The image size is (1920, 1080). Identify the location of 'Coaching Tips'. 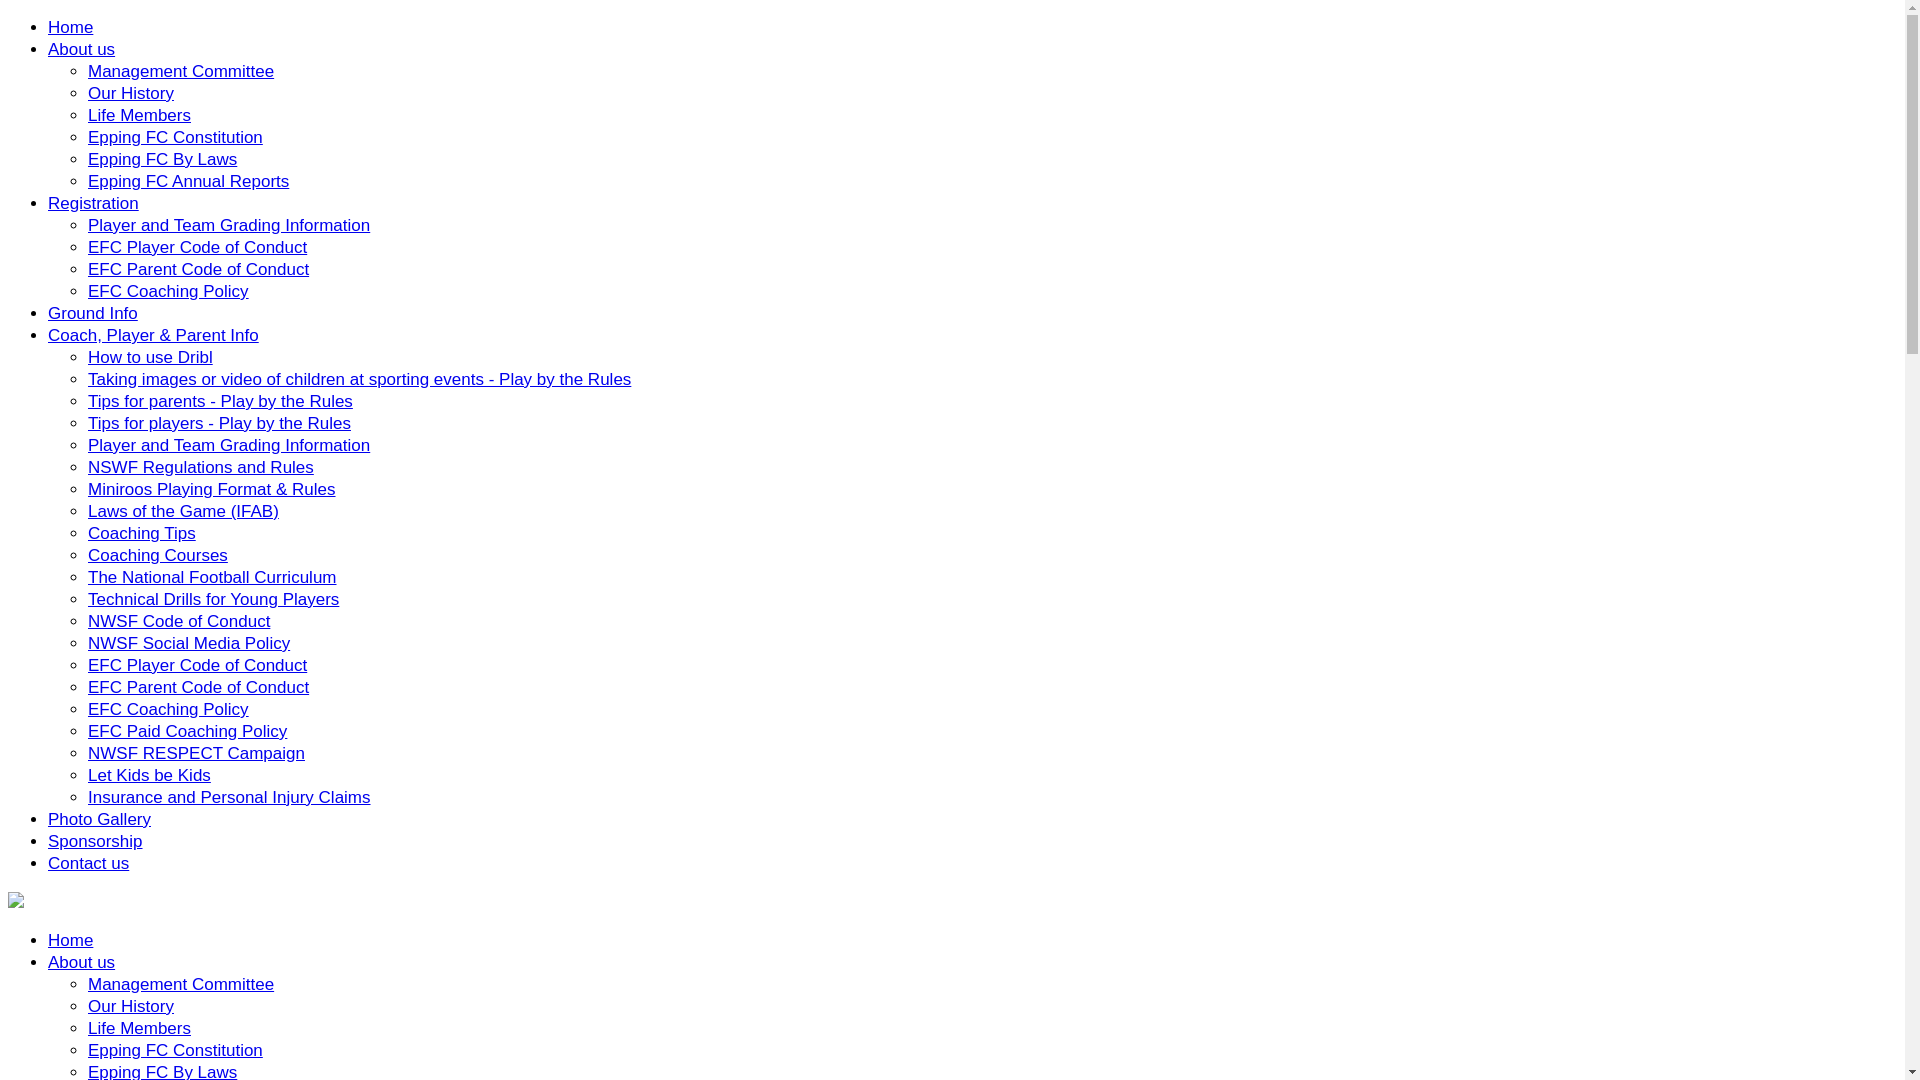
(141, 532).